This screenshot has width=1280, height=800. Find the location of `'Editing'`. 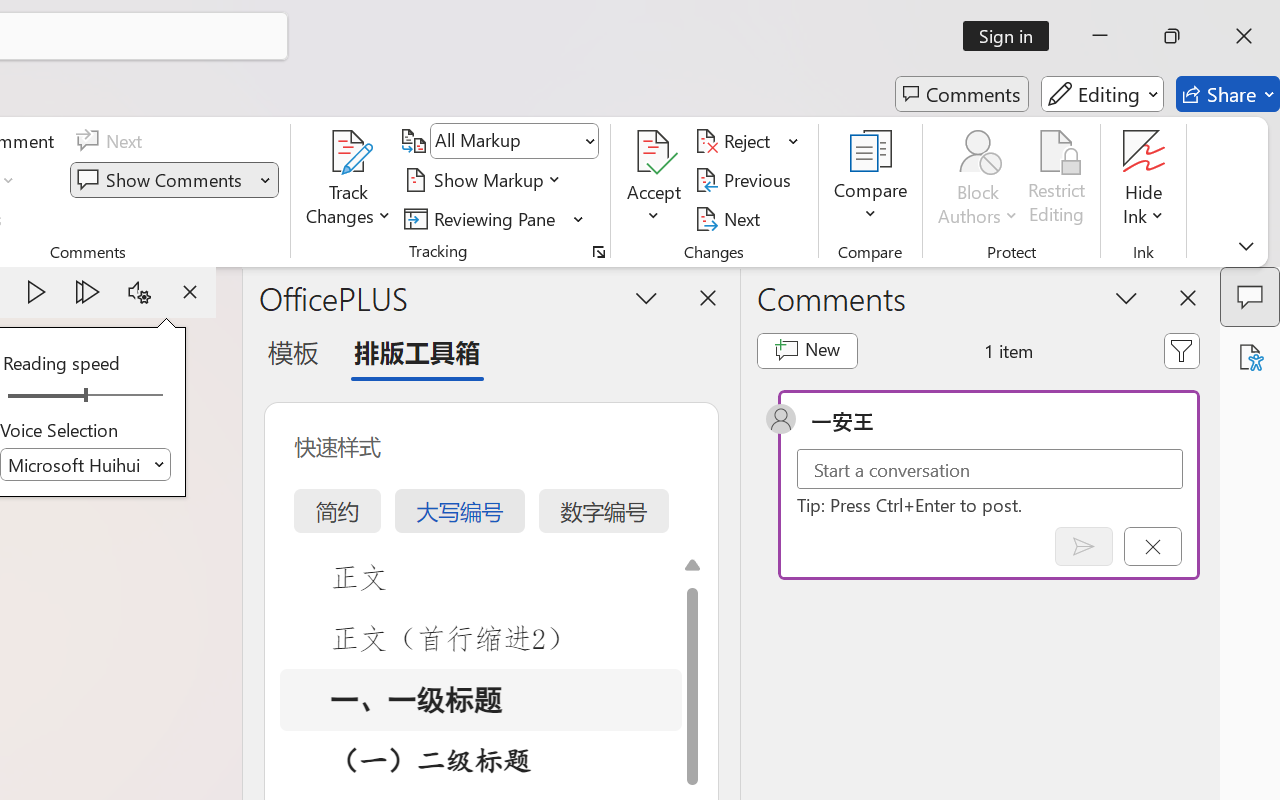

'Editing' is located at coordinates (1101, 94).